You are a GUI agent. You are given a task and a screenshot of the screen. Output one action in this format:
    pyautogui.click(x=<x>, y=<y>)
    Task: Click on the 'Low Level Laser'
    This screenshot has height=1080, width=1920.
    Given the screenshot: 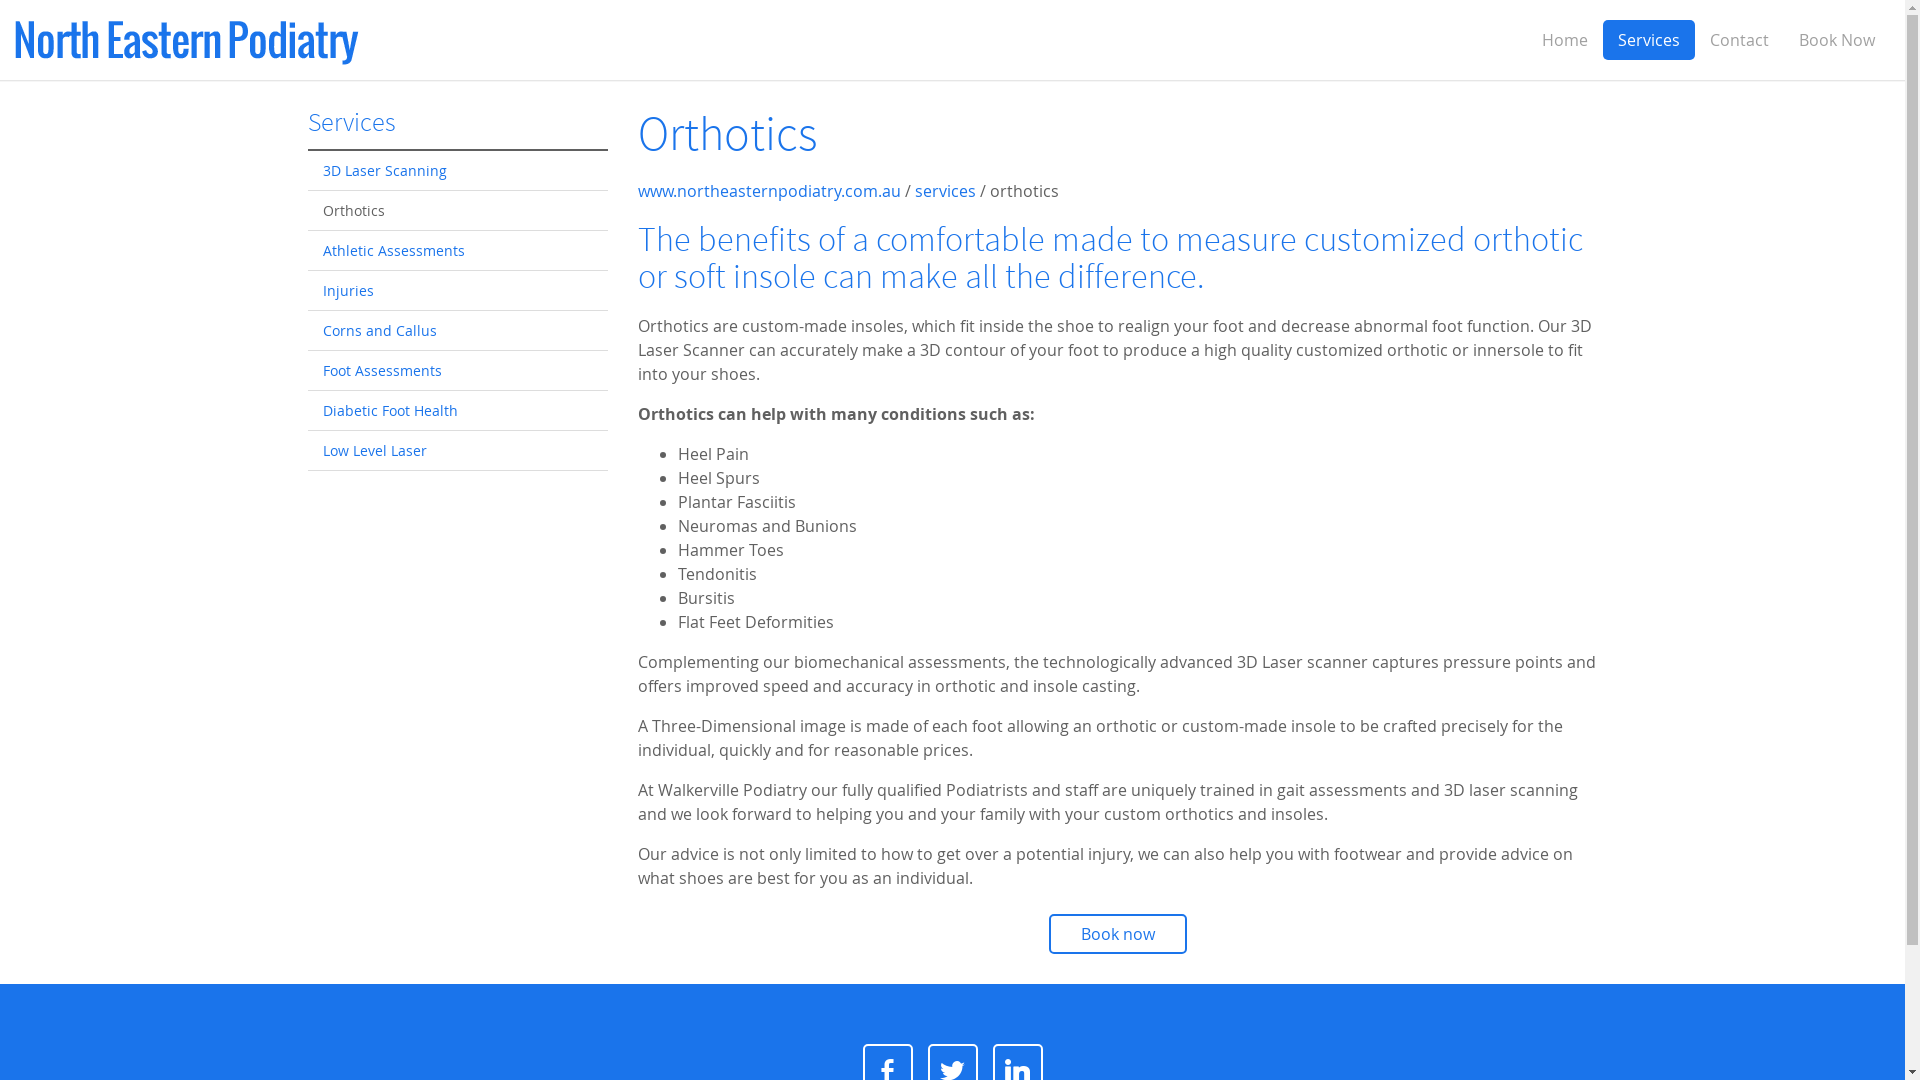 What is the action you would take?
    pyautogui.click(x=456, y=451)
    